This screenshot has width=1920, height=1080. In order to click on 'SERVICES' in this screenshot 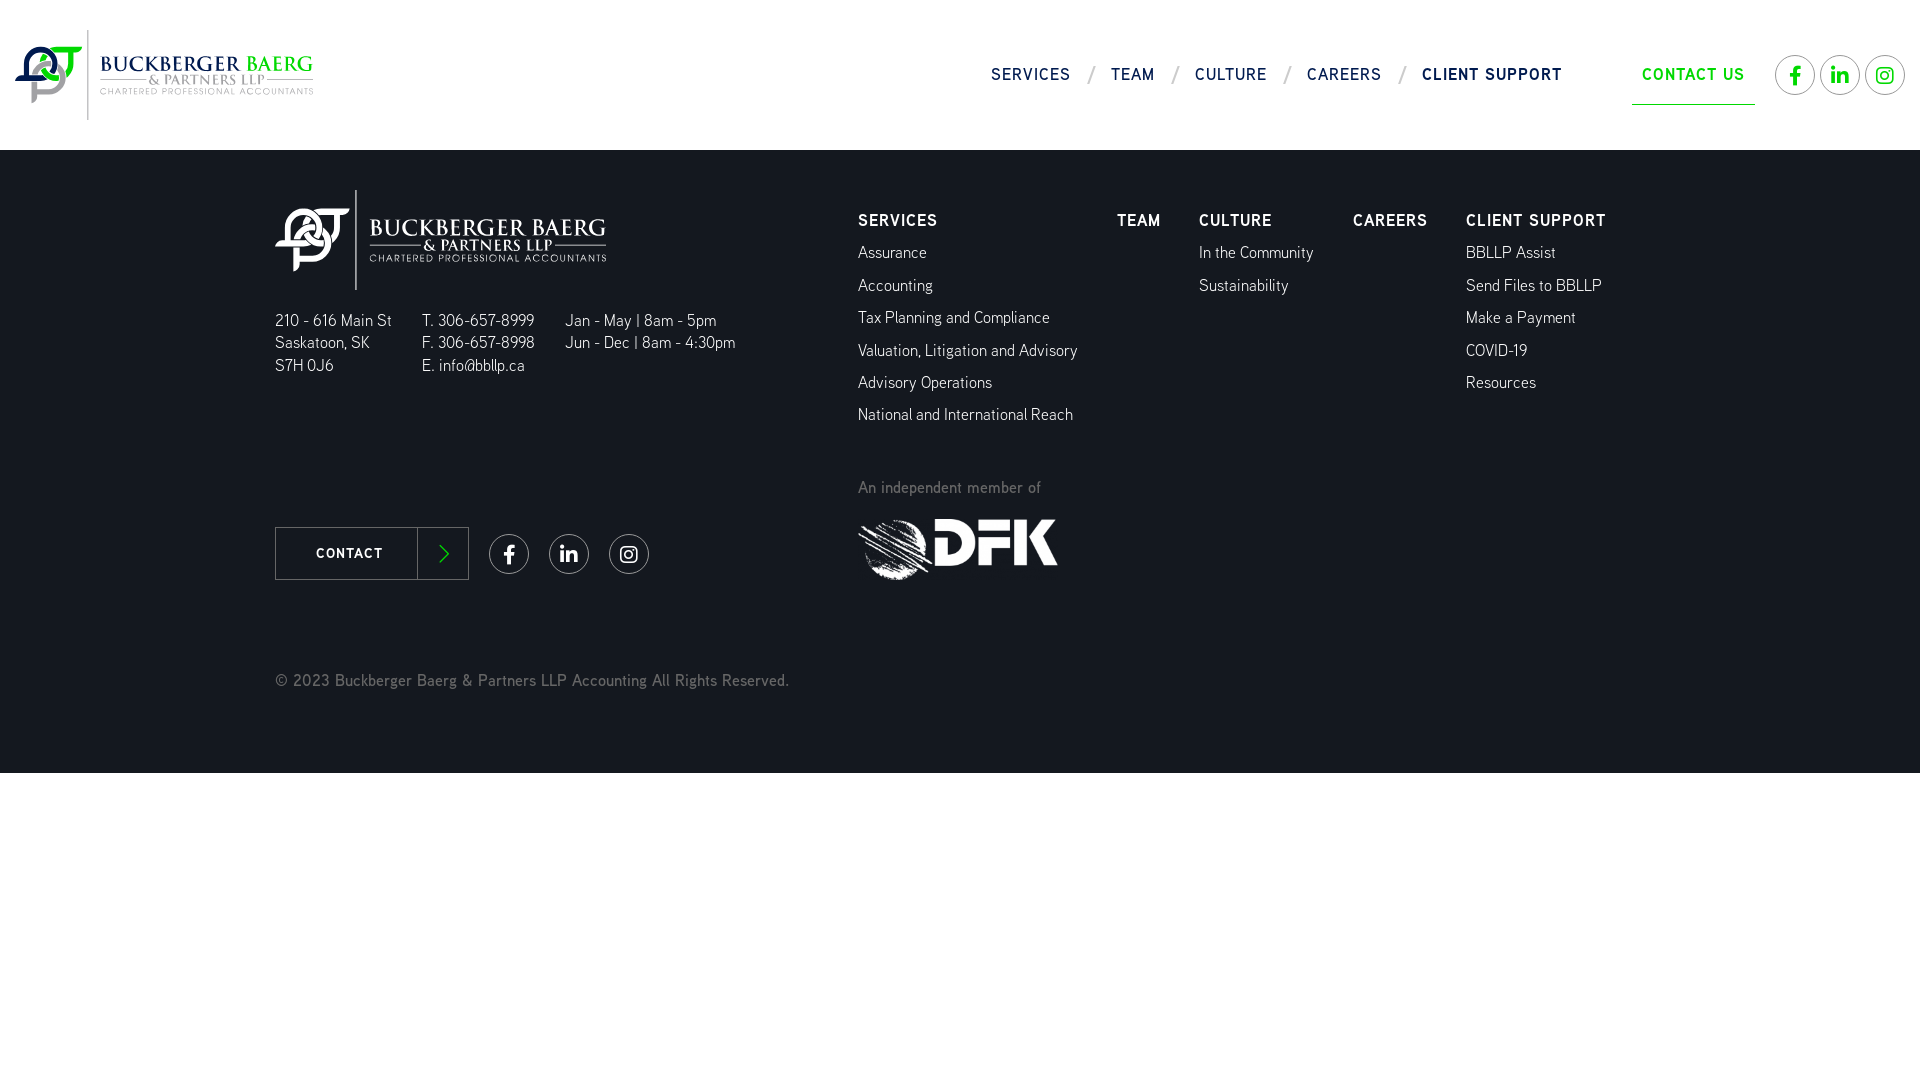, I will do `click(896, 220)`.